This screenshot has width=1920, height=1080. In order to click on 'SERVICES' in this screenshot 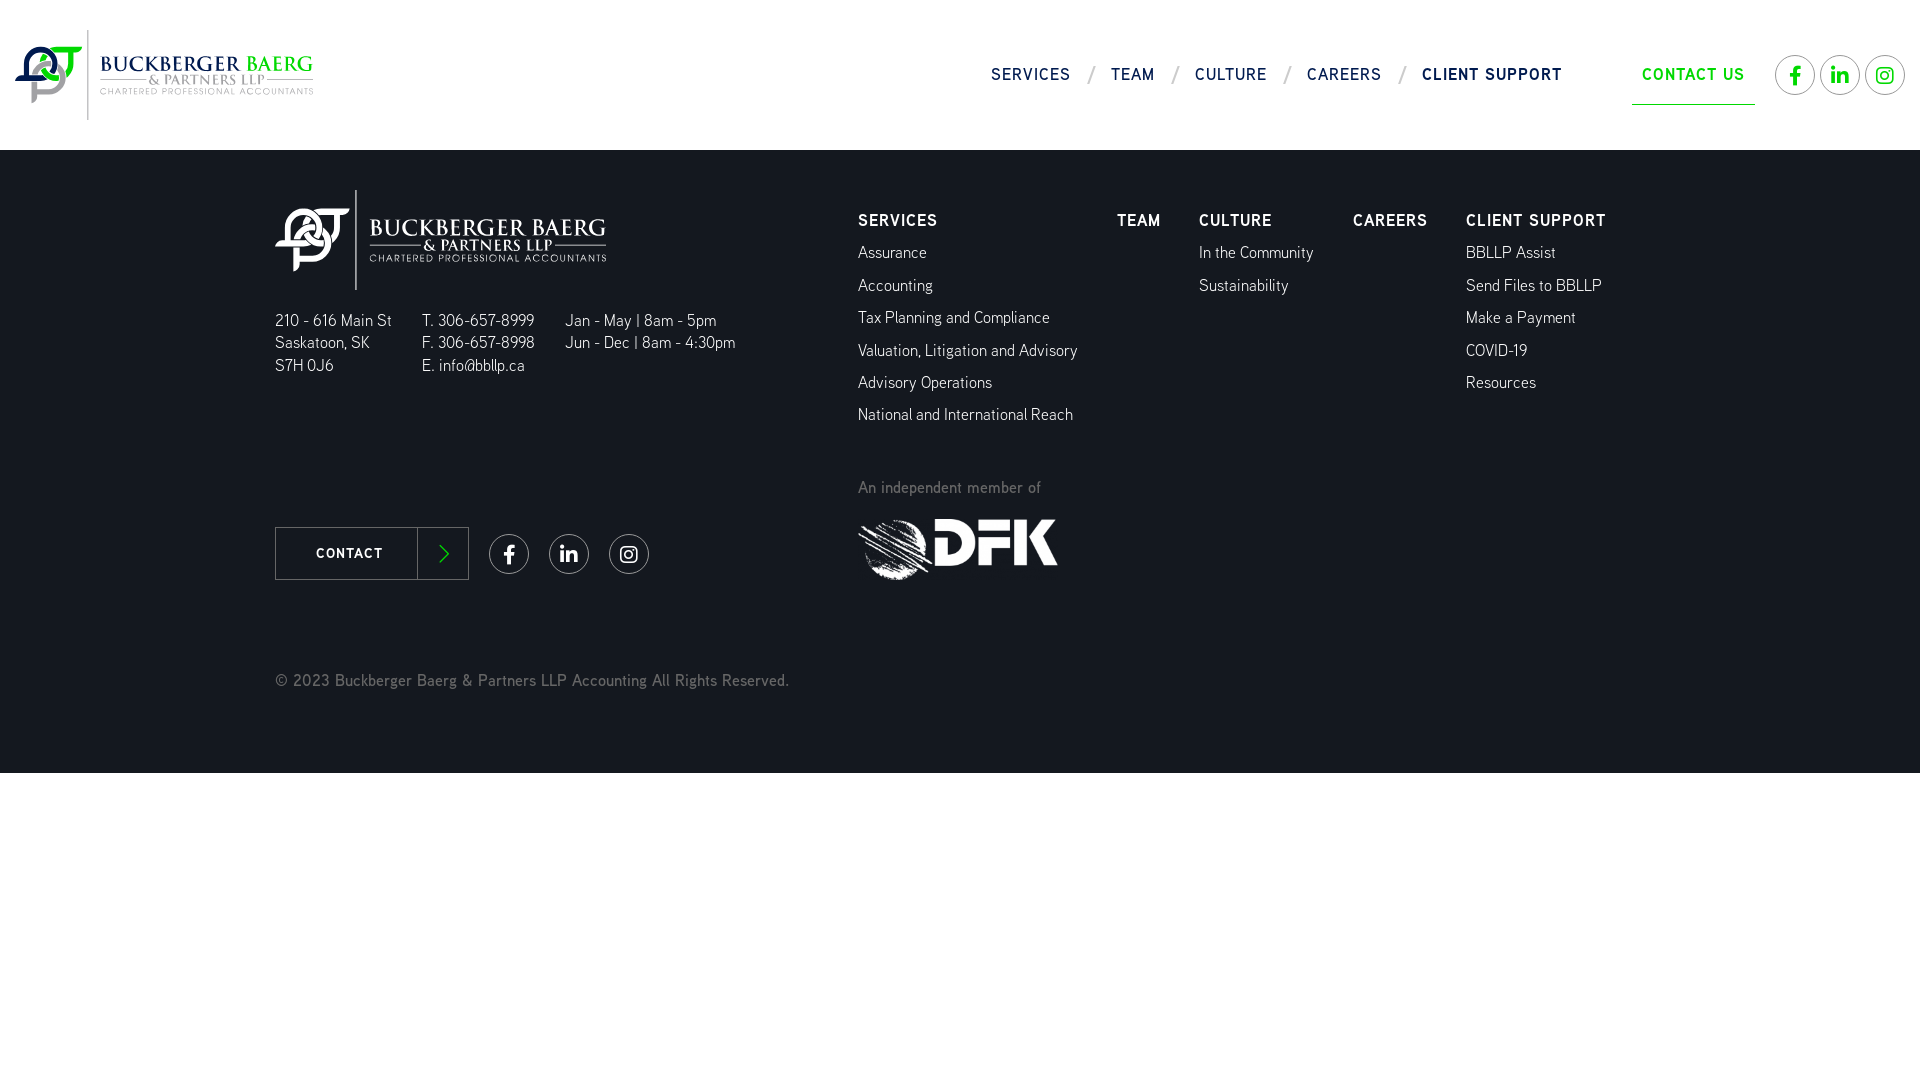, I will do `click(896, 220)`.